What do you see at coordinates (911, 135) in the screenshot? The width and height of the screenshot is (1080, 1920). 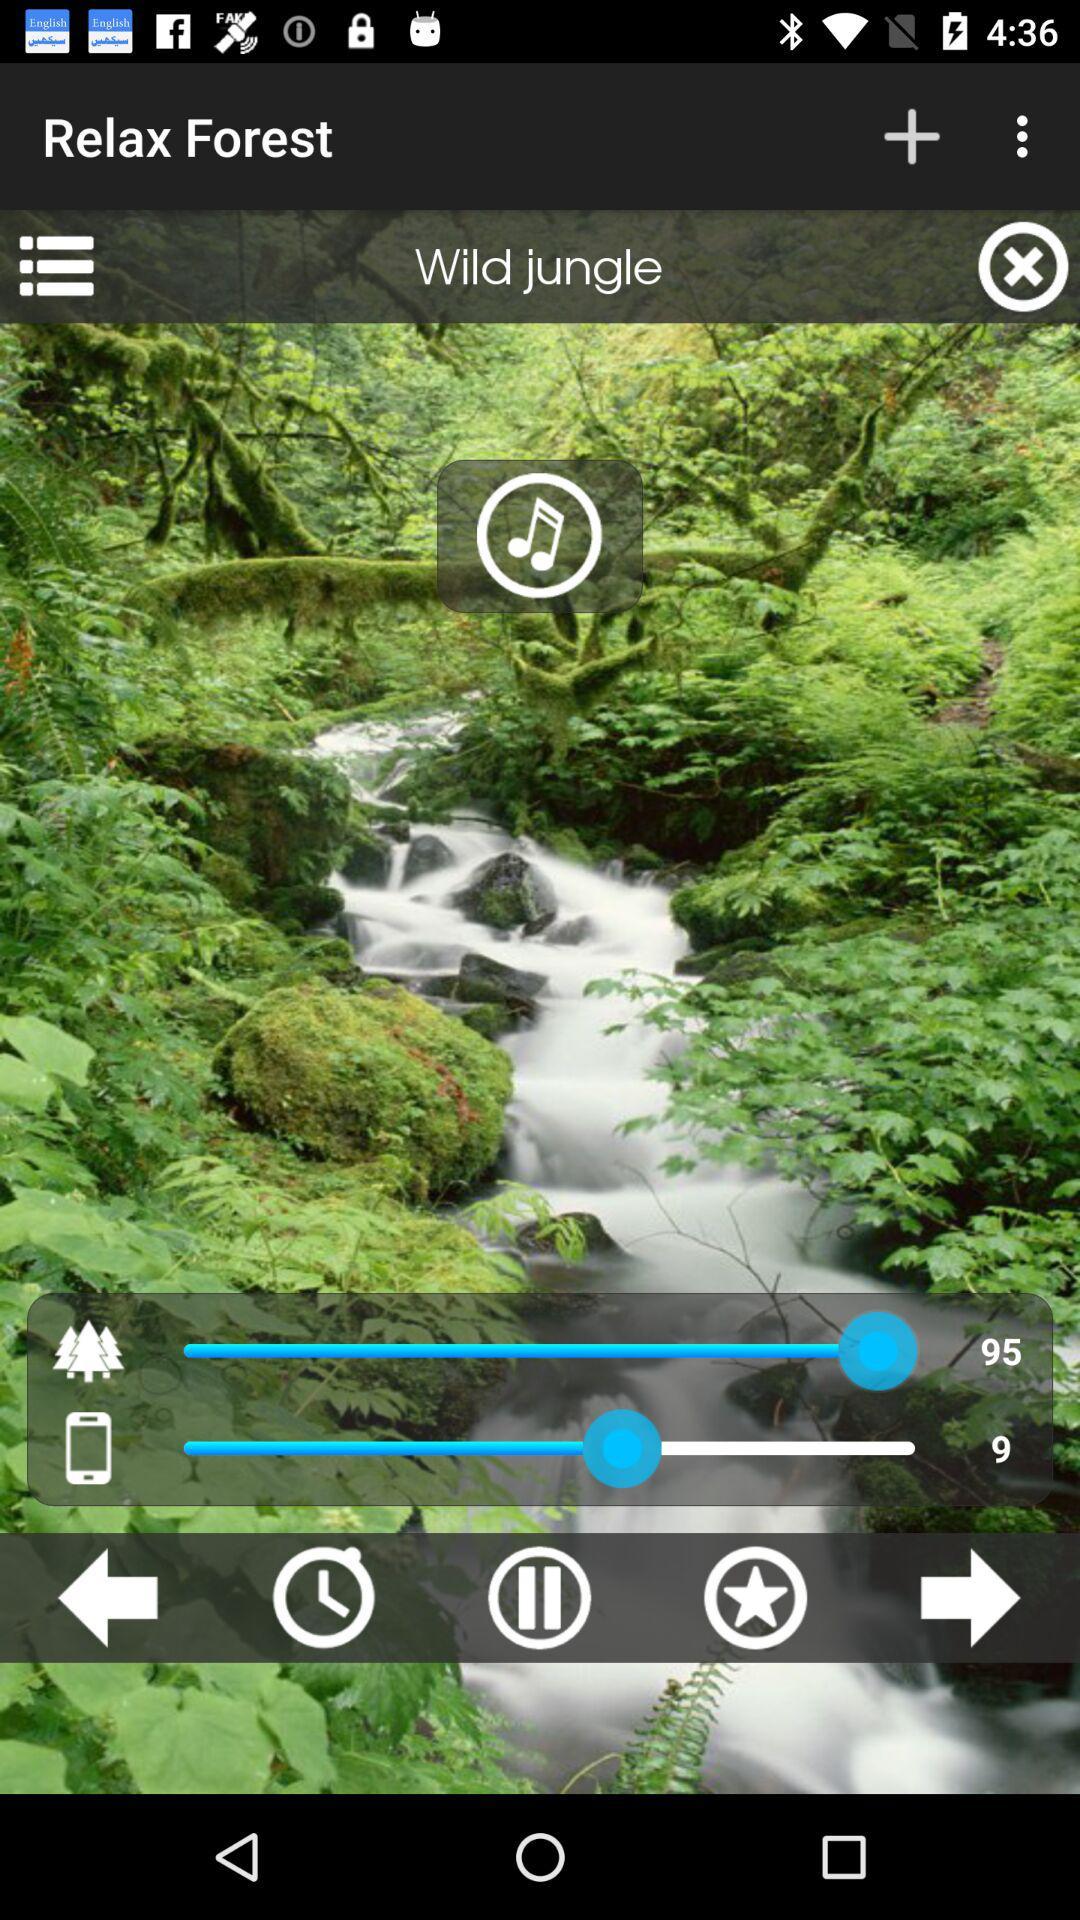 I see `icon next to relax forest icon` at bounding box center [911, 135].